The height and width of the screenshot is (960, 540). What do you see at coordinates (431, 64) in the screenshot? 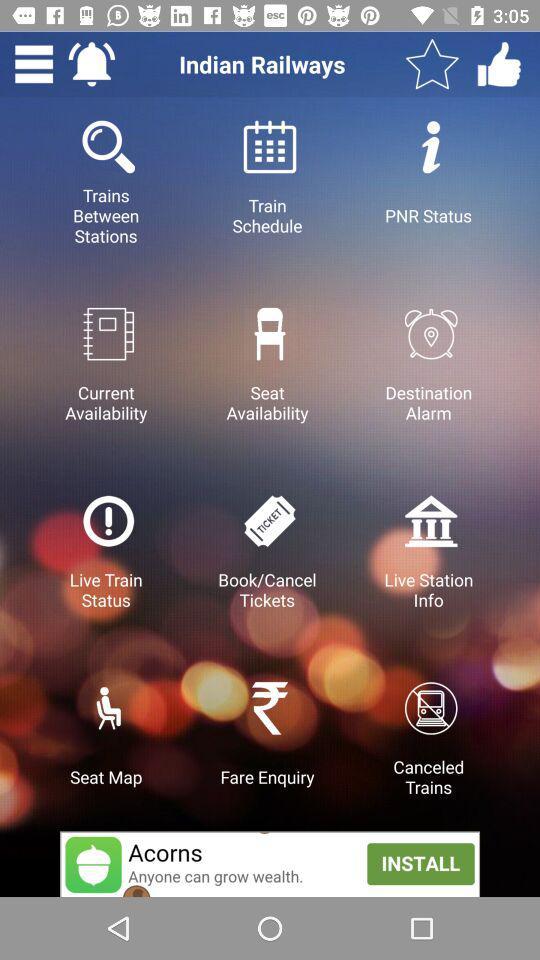
I see `the star icon` at bounding box center [431, 64].